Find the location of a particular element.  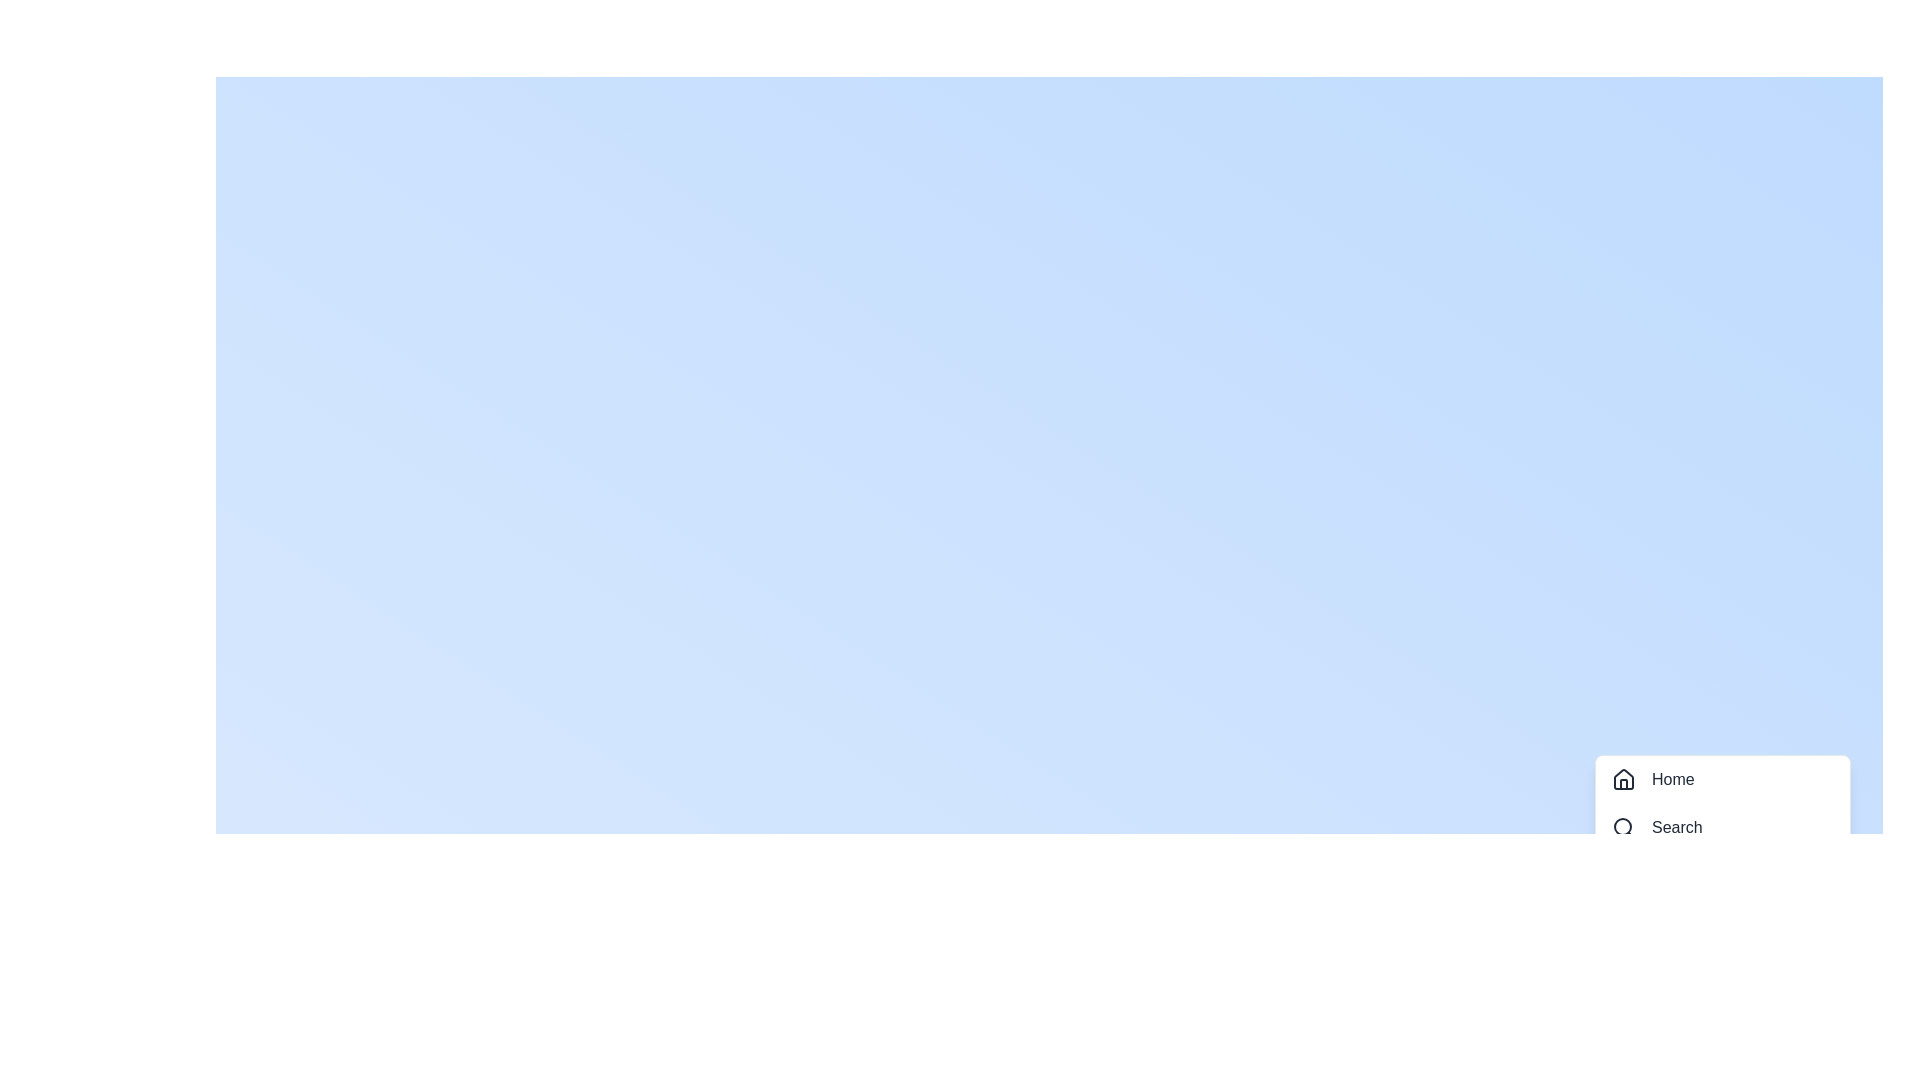

the house-shaped icon representing 'Home', which is located in the bottom right horizontal menu is located at coordinates (1623, 778).